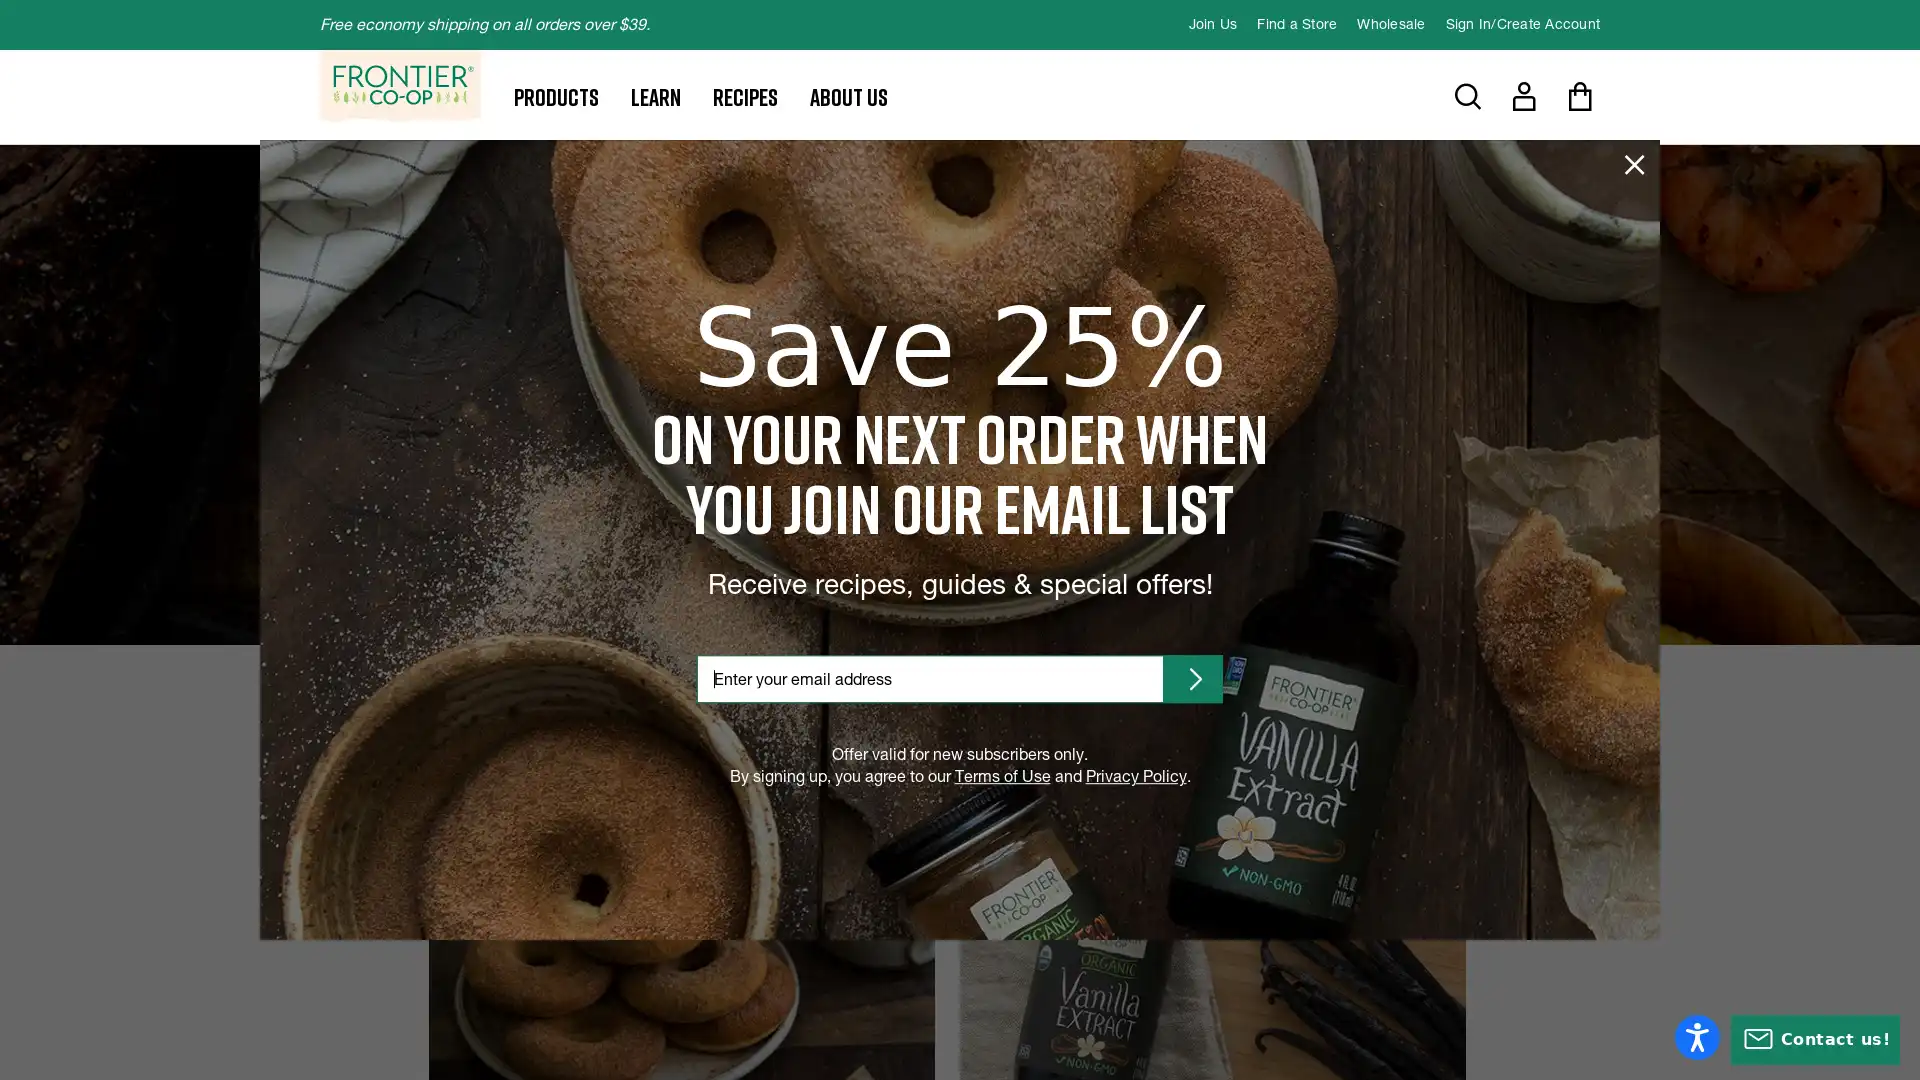  Describe the element at coordinates (1578, 96) in the screenshot. I see `My Cart` at that location.